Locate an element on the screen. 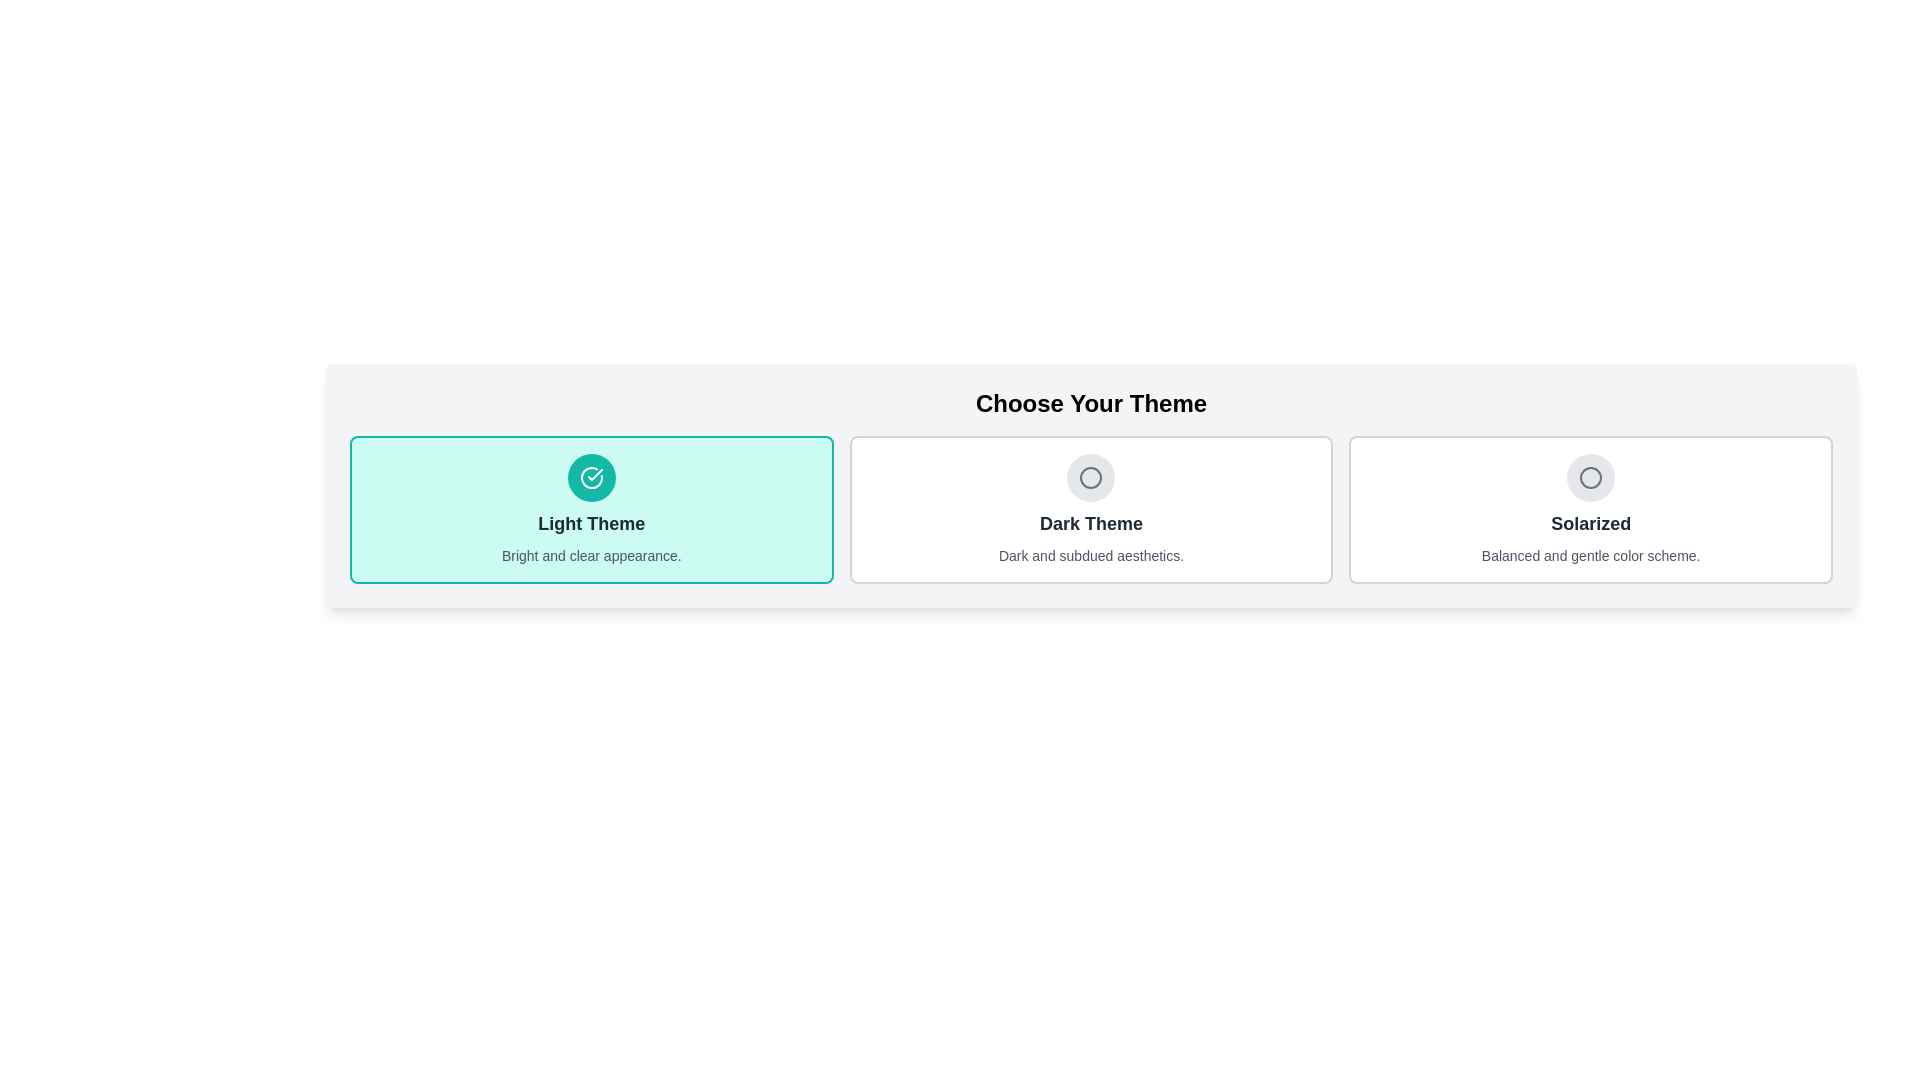 The image size is (1920, 1080). the button is located at coordinates (1090, 508).